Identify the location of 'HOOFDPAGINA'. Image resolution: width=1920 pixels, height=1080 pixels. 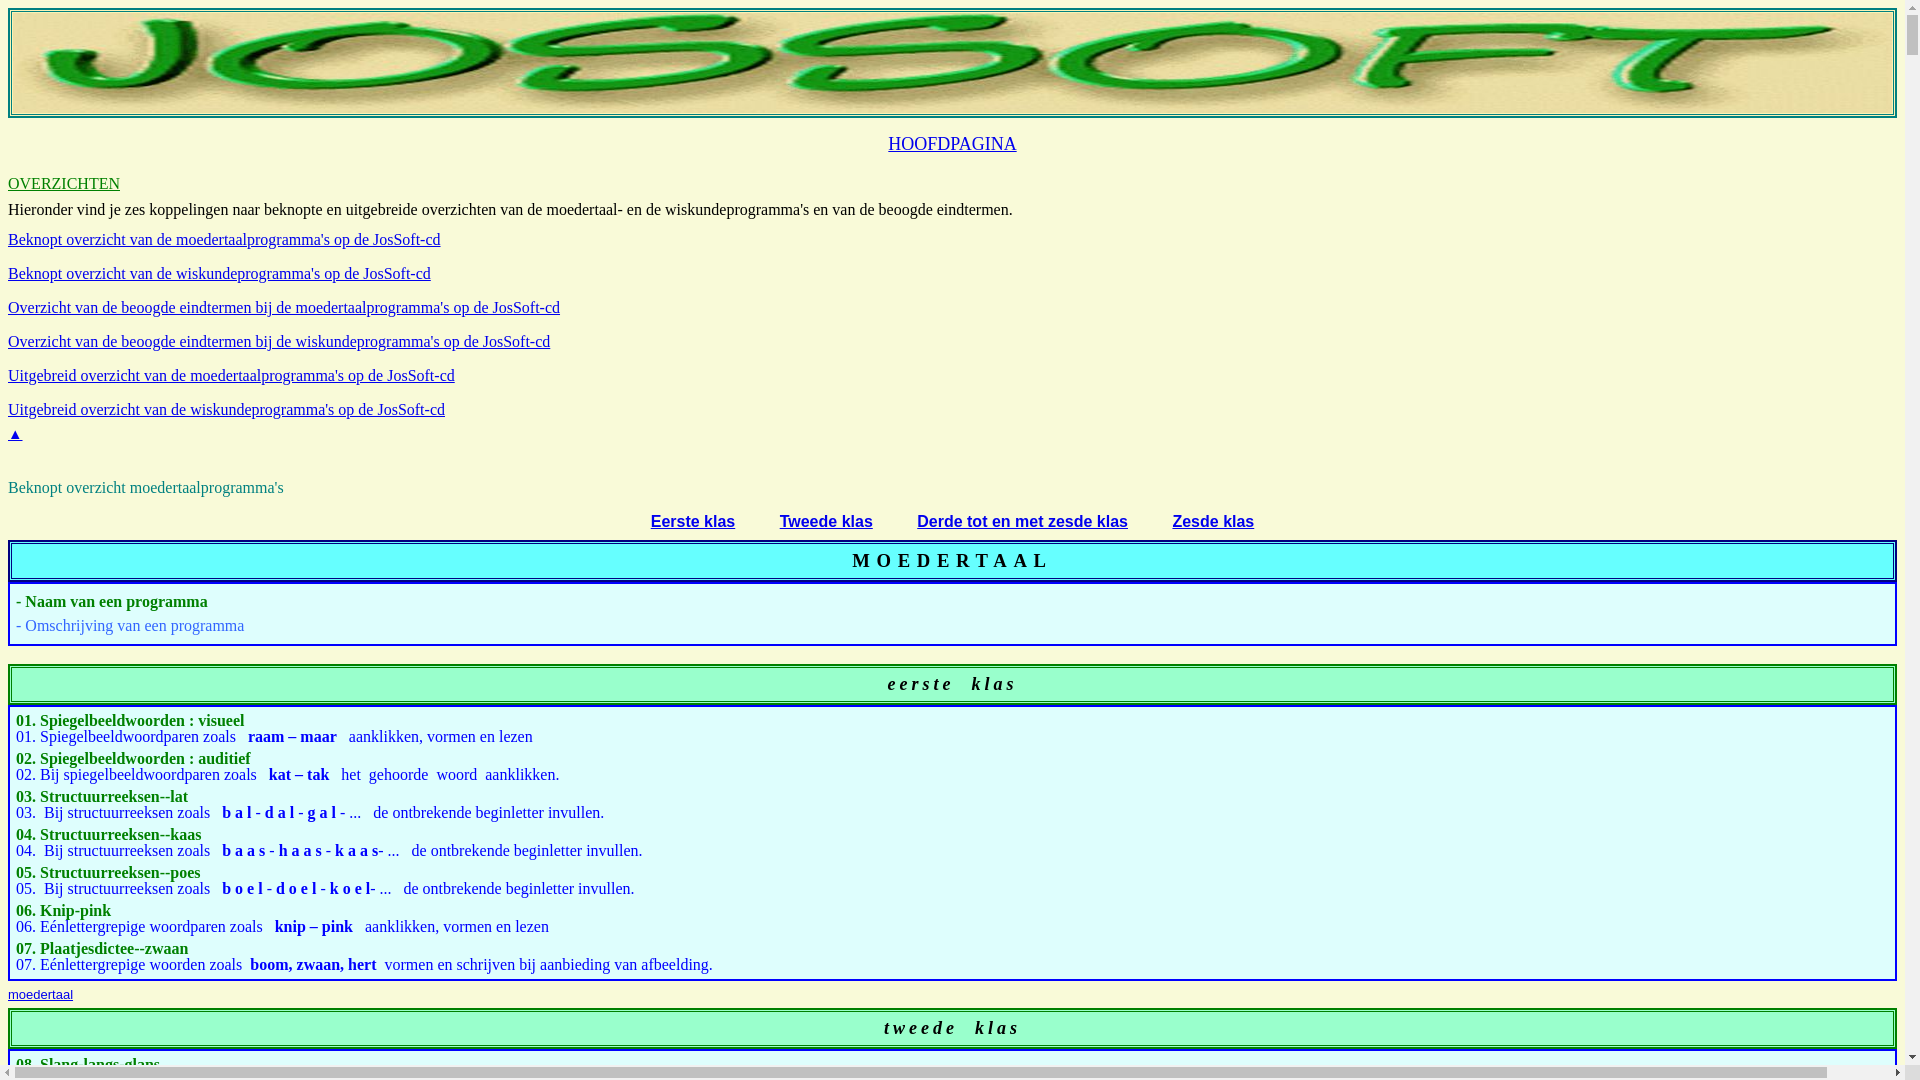
(887, 142).